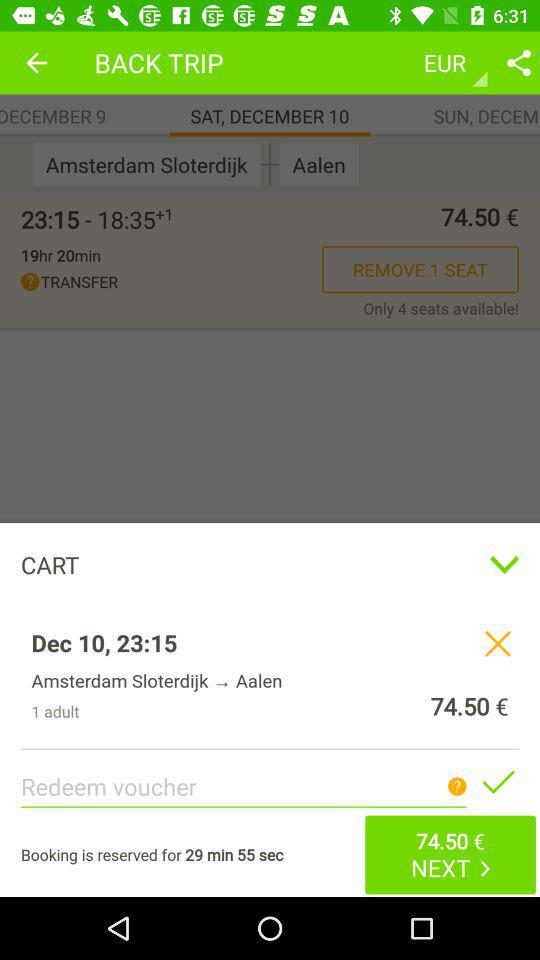 The image size is (540, 960). Describe the element at coordinates (496, 642) in the screenshot. I see `remove item` at that location.